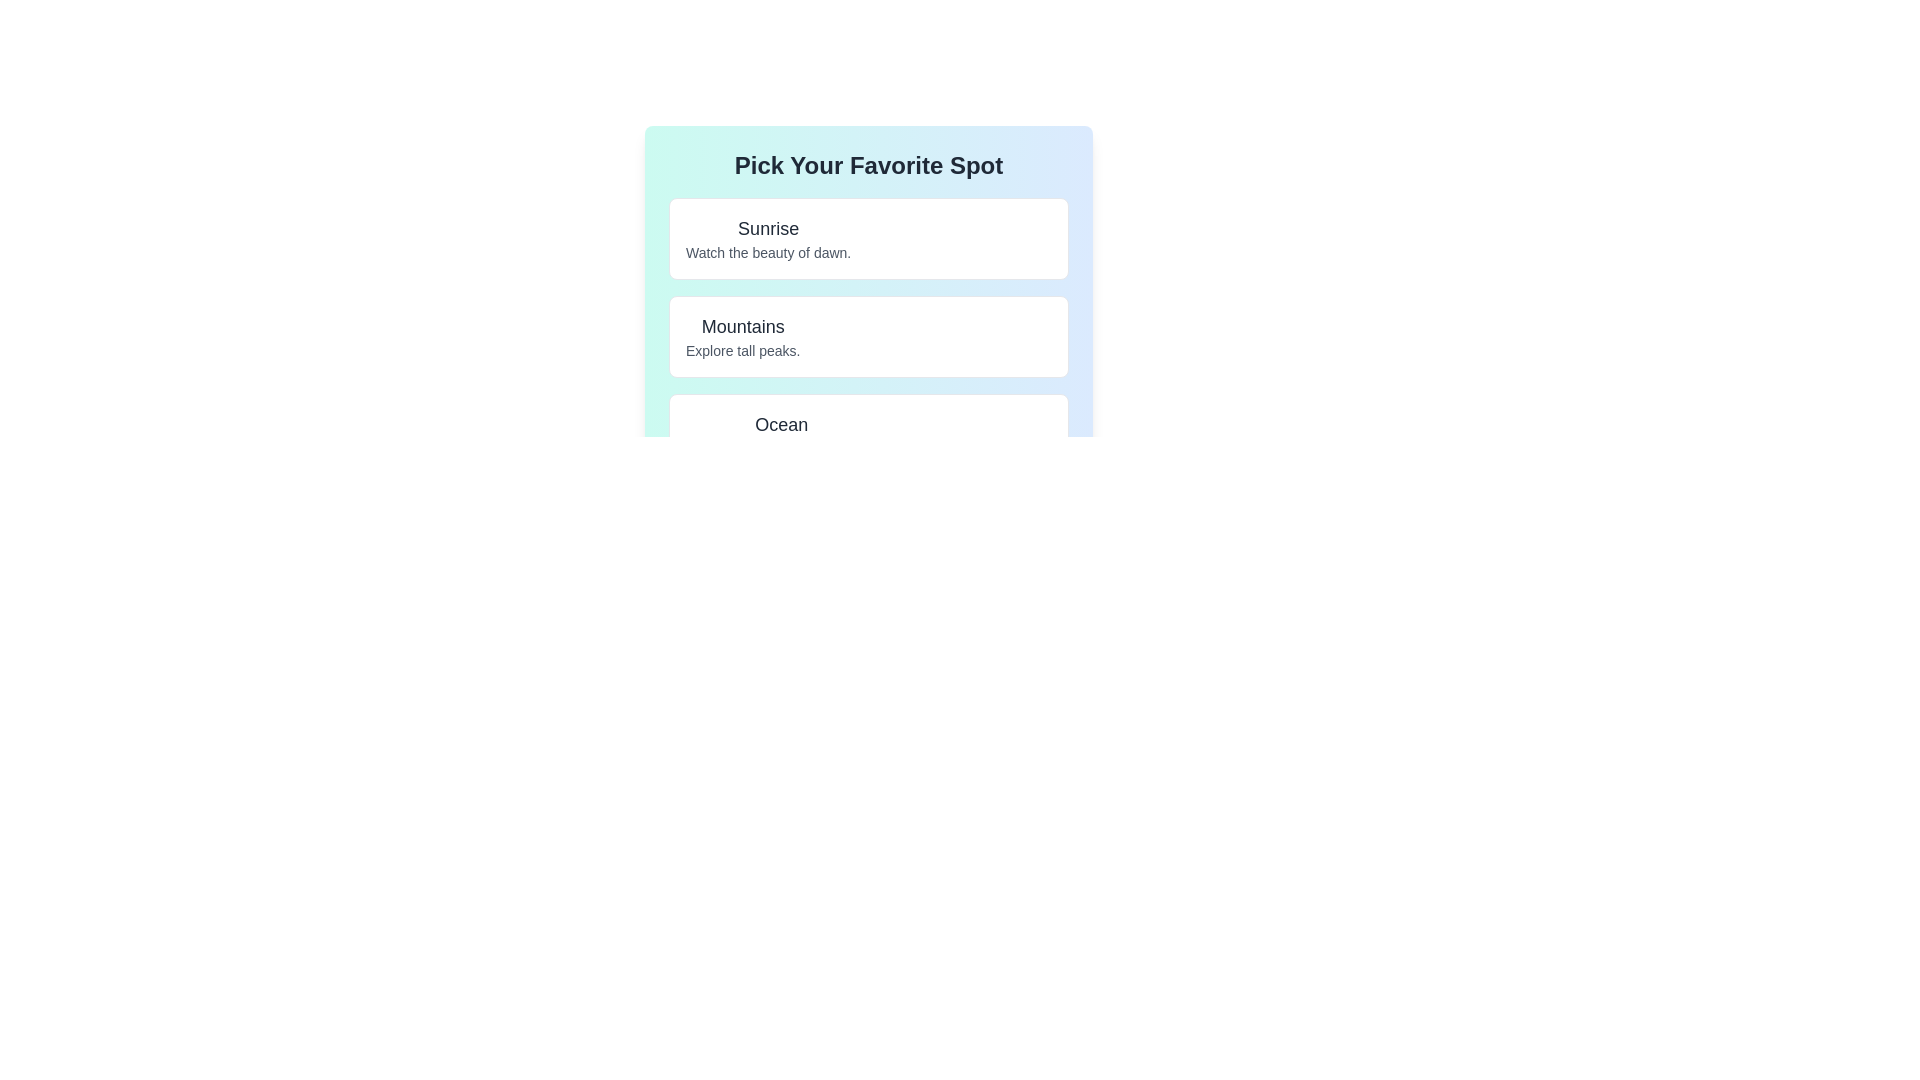 Image resolution: width=1920 pixels, height=1080 pixels. I want to click on the 'Sunrise' heading text, which is styled in bold dark gray and located at the top of a vertically stacked content block, so click(767, 227).